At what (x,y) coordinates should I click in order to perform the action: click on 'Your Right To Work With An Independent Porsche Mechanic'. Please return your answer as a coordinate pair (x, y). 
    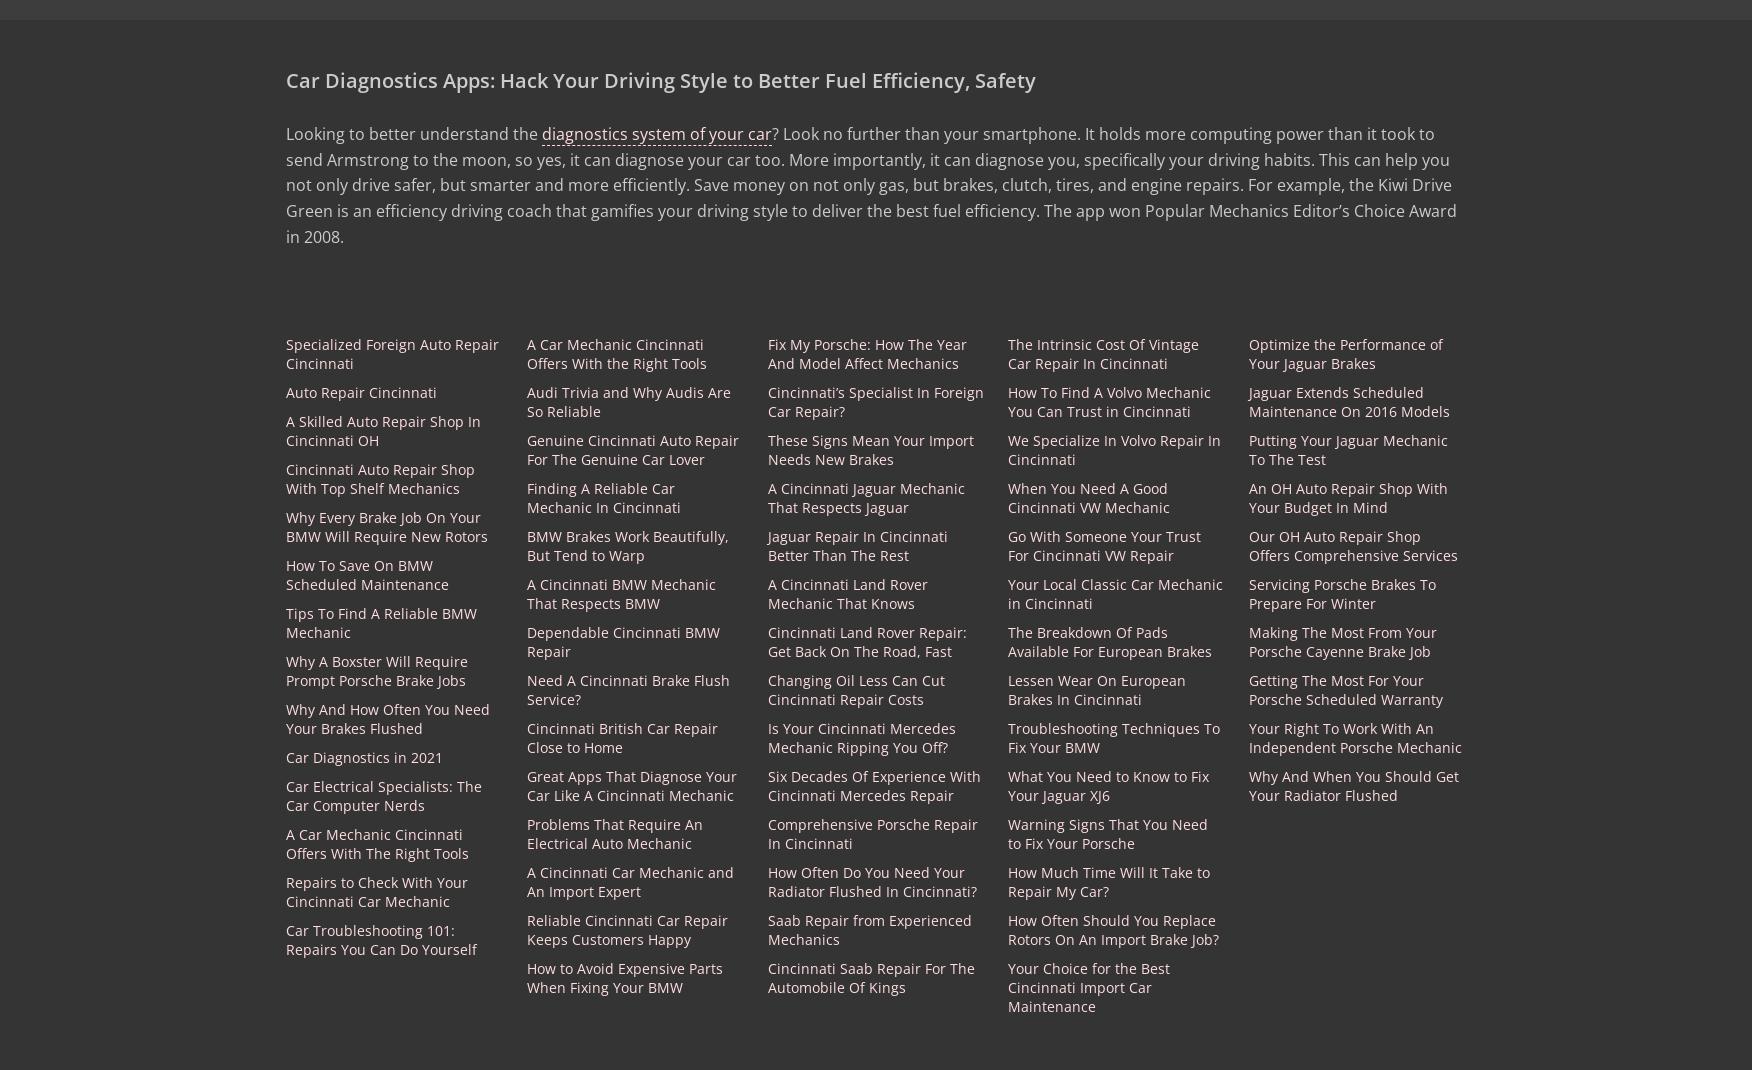
    Looking at the image, I should click on (1355, 736).